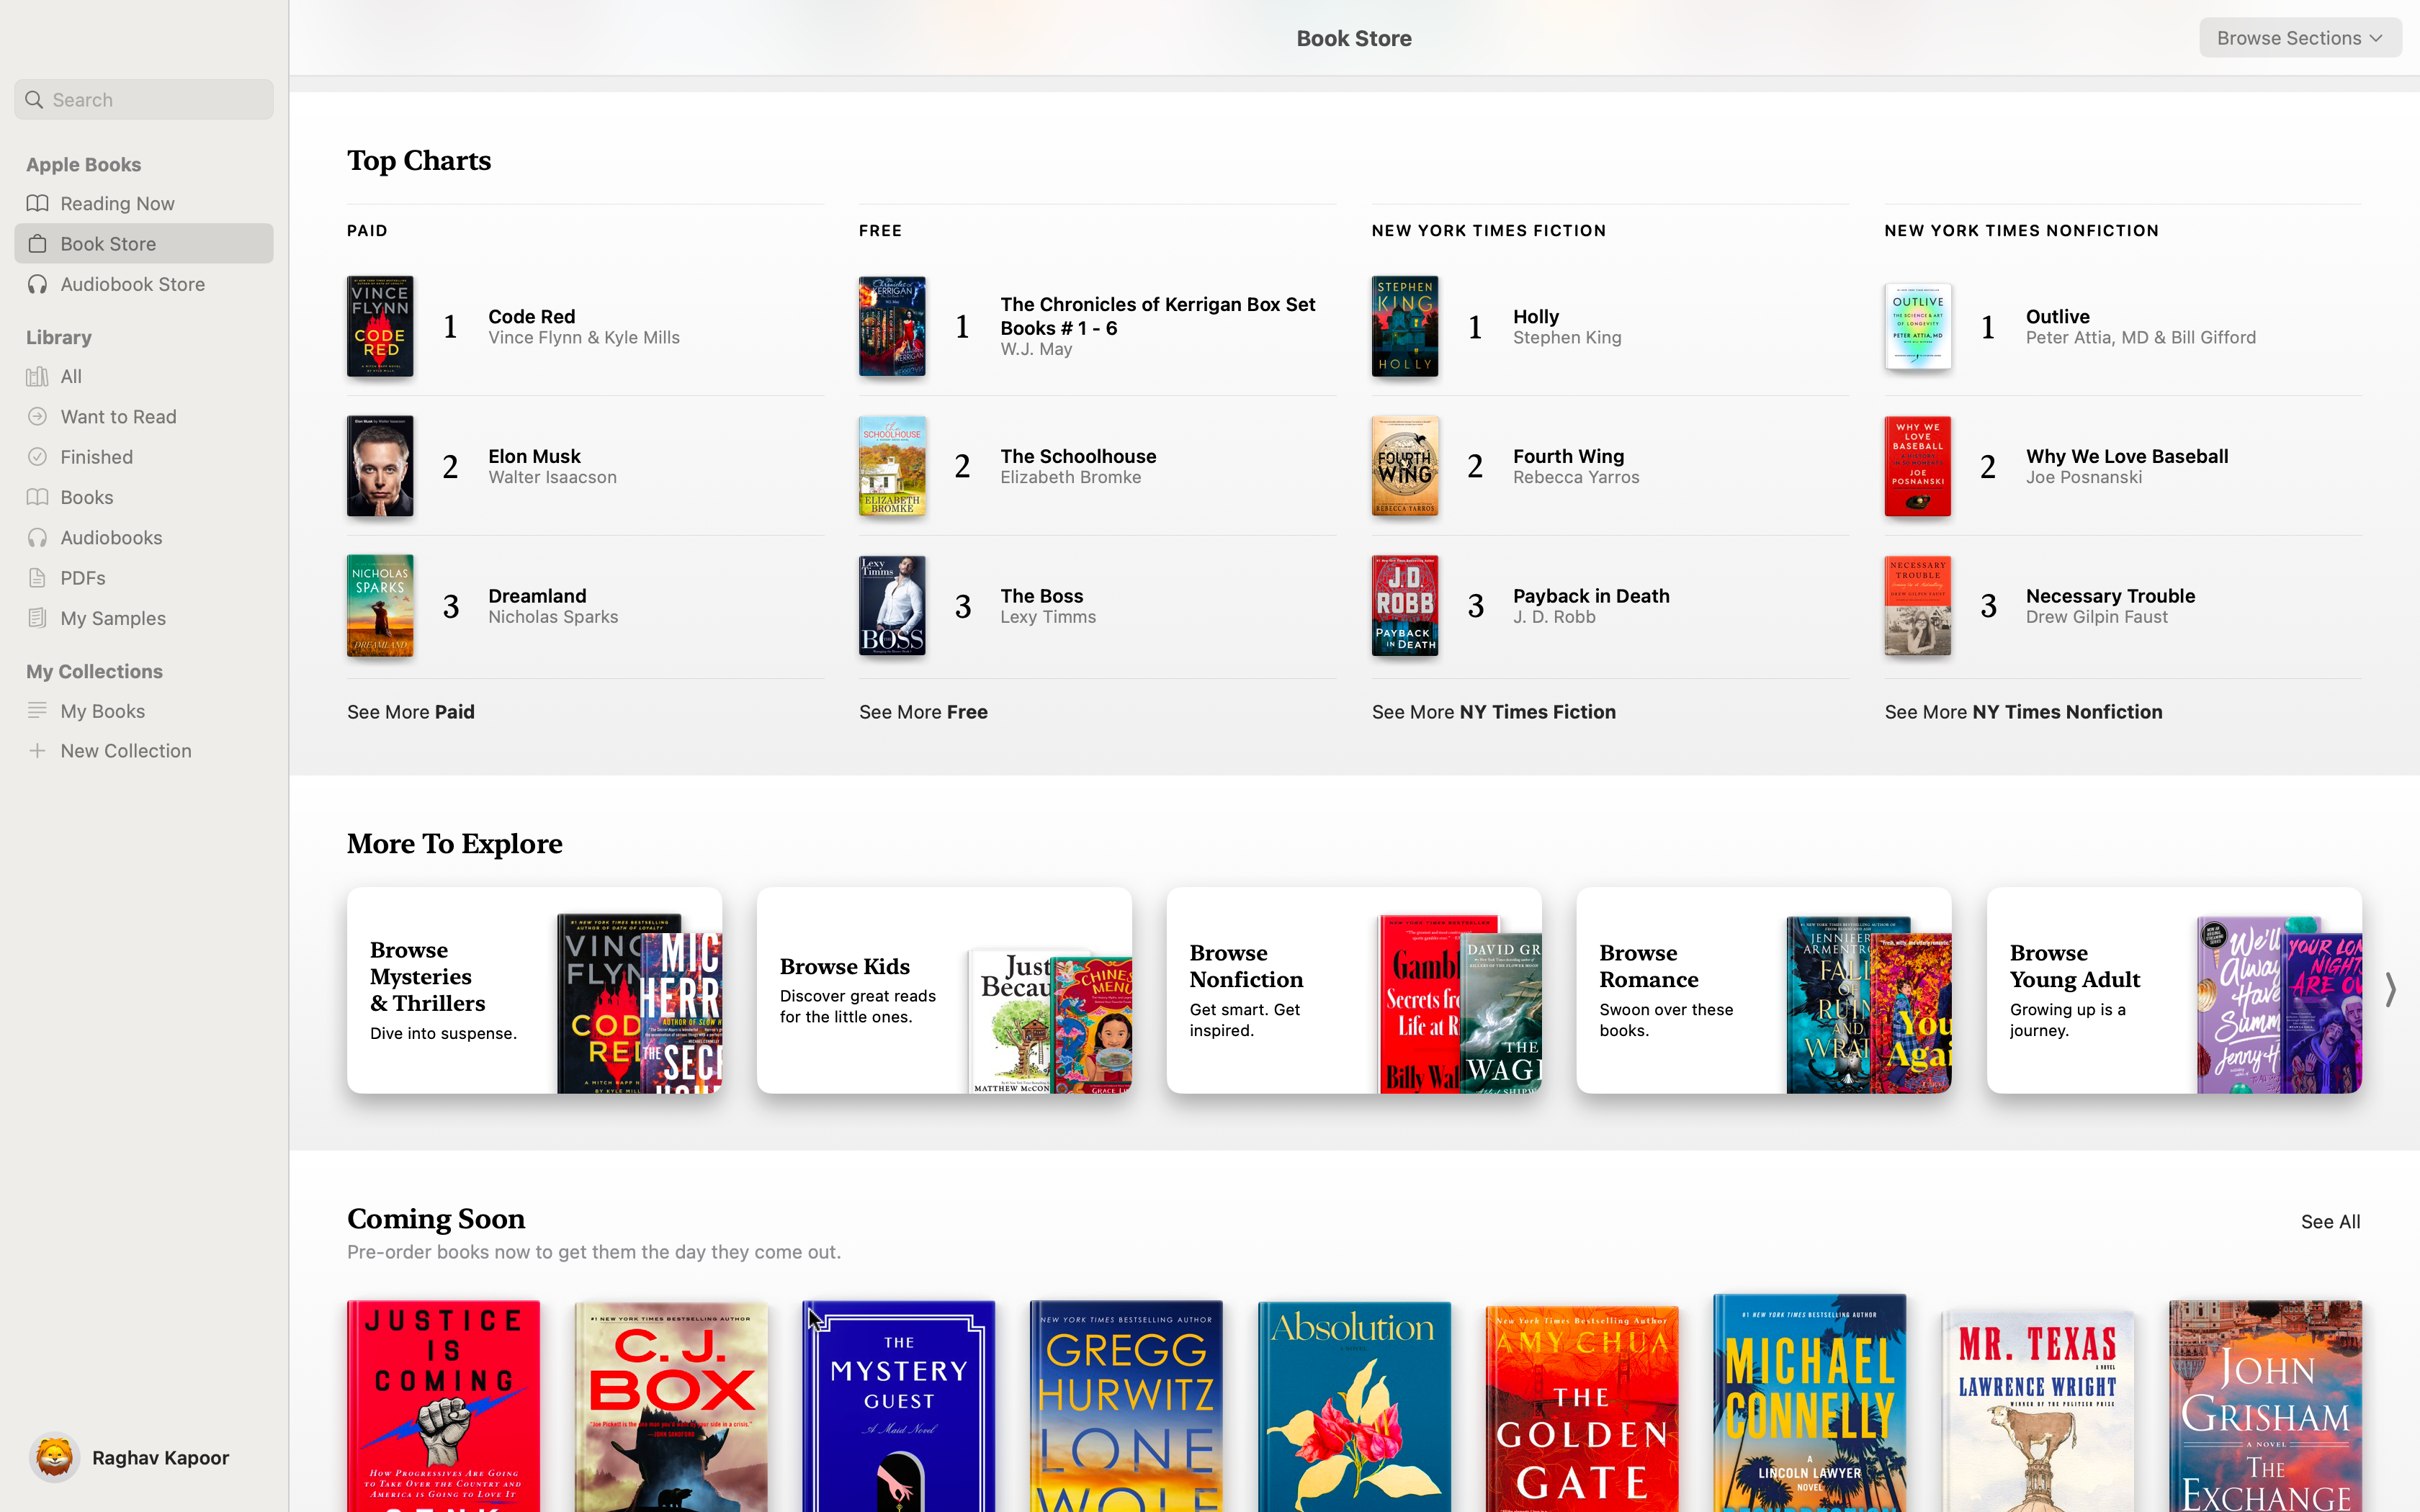  I want to click on Read "The Schoolhouse" from Top Charts, so click(1073, 462).